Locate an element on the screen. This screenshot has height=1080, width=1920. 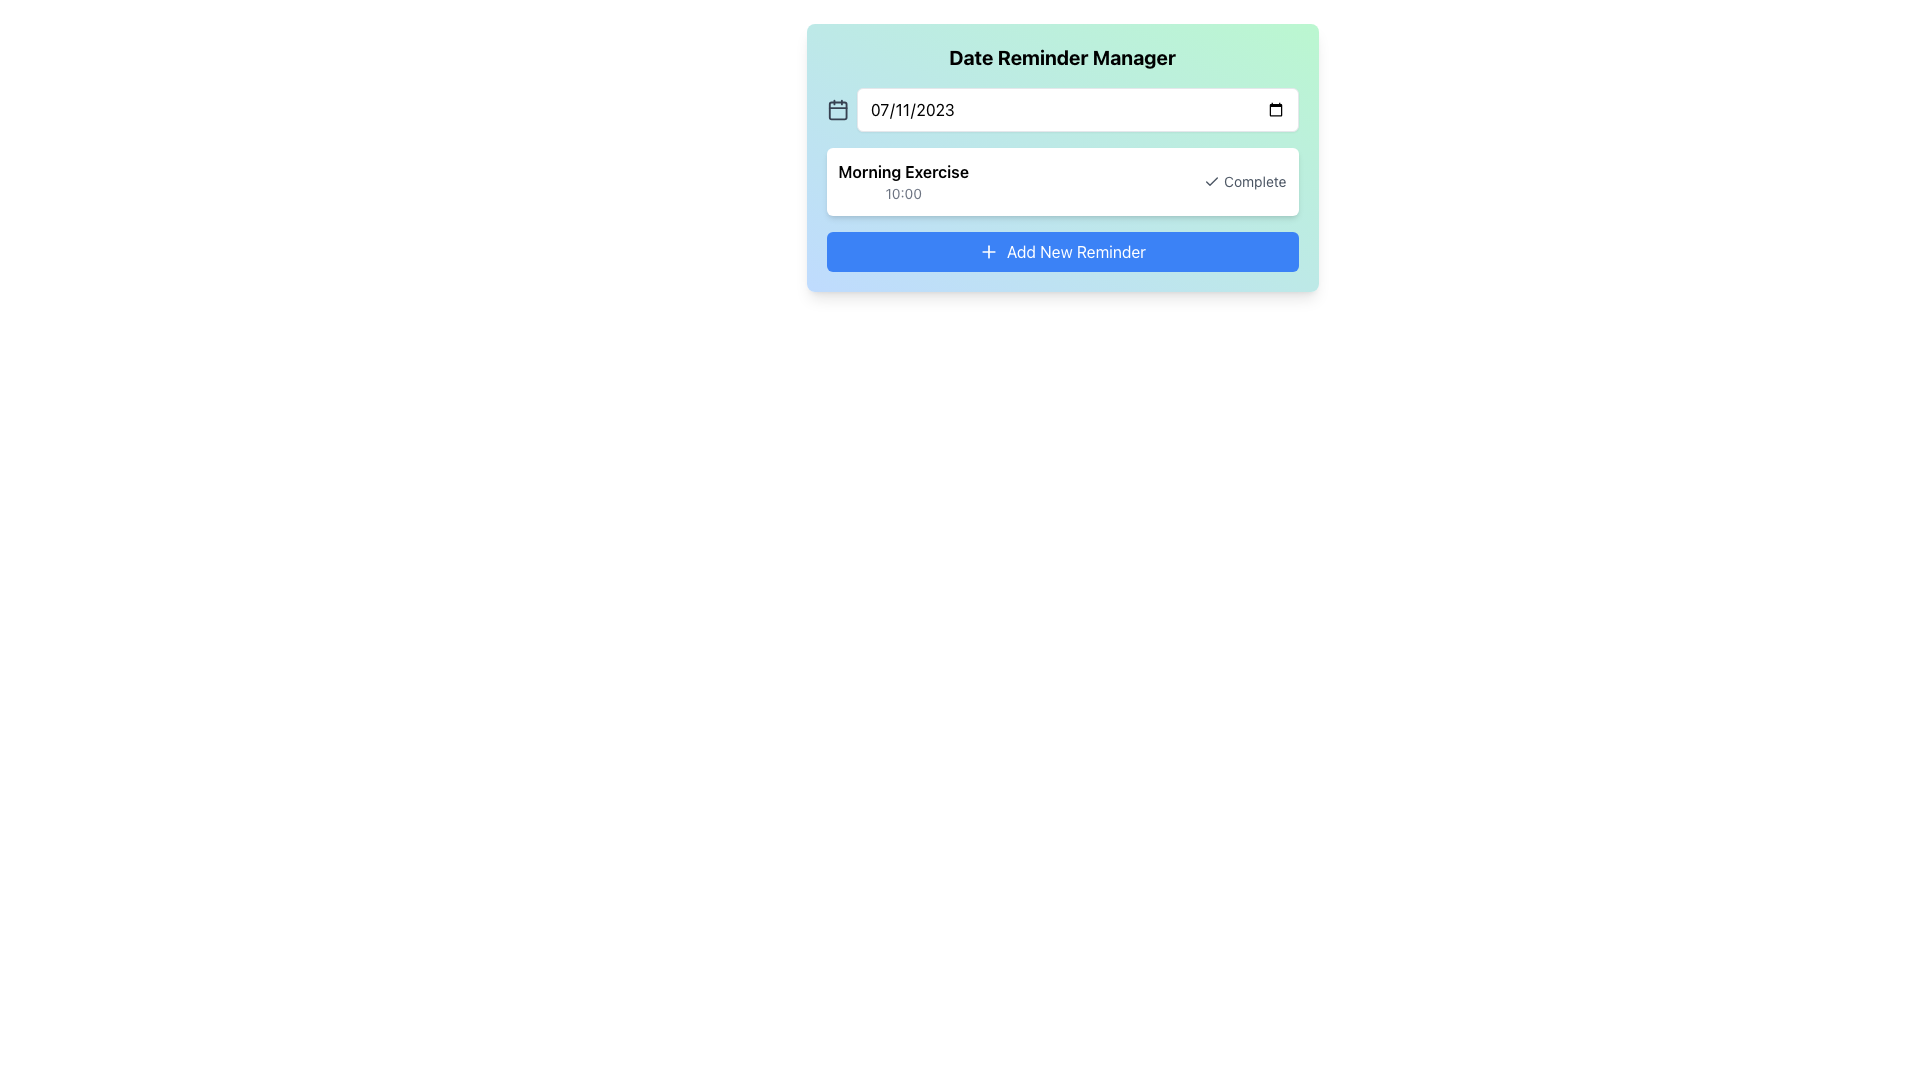
the text block displaying 'Morning Exercise' and '10:00', which is styled with a white box and rounded corners, located below the date input section labeled '07/11/2023' is located at coordinates (902, 181).